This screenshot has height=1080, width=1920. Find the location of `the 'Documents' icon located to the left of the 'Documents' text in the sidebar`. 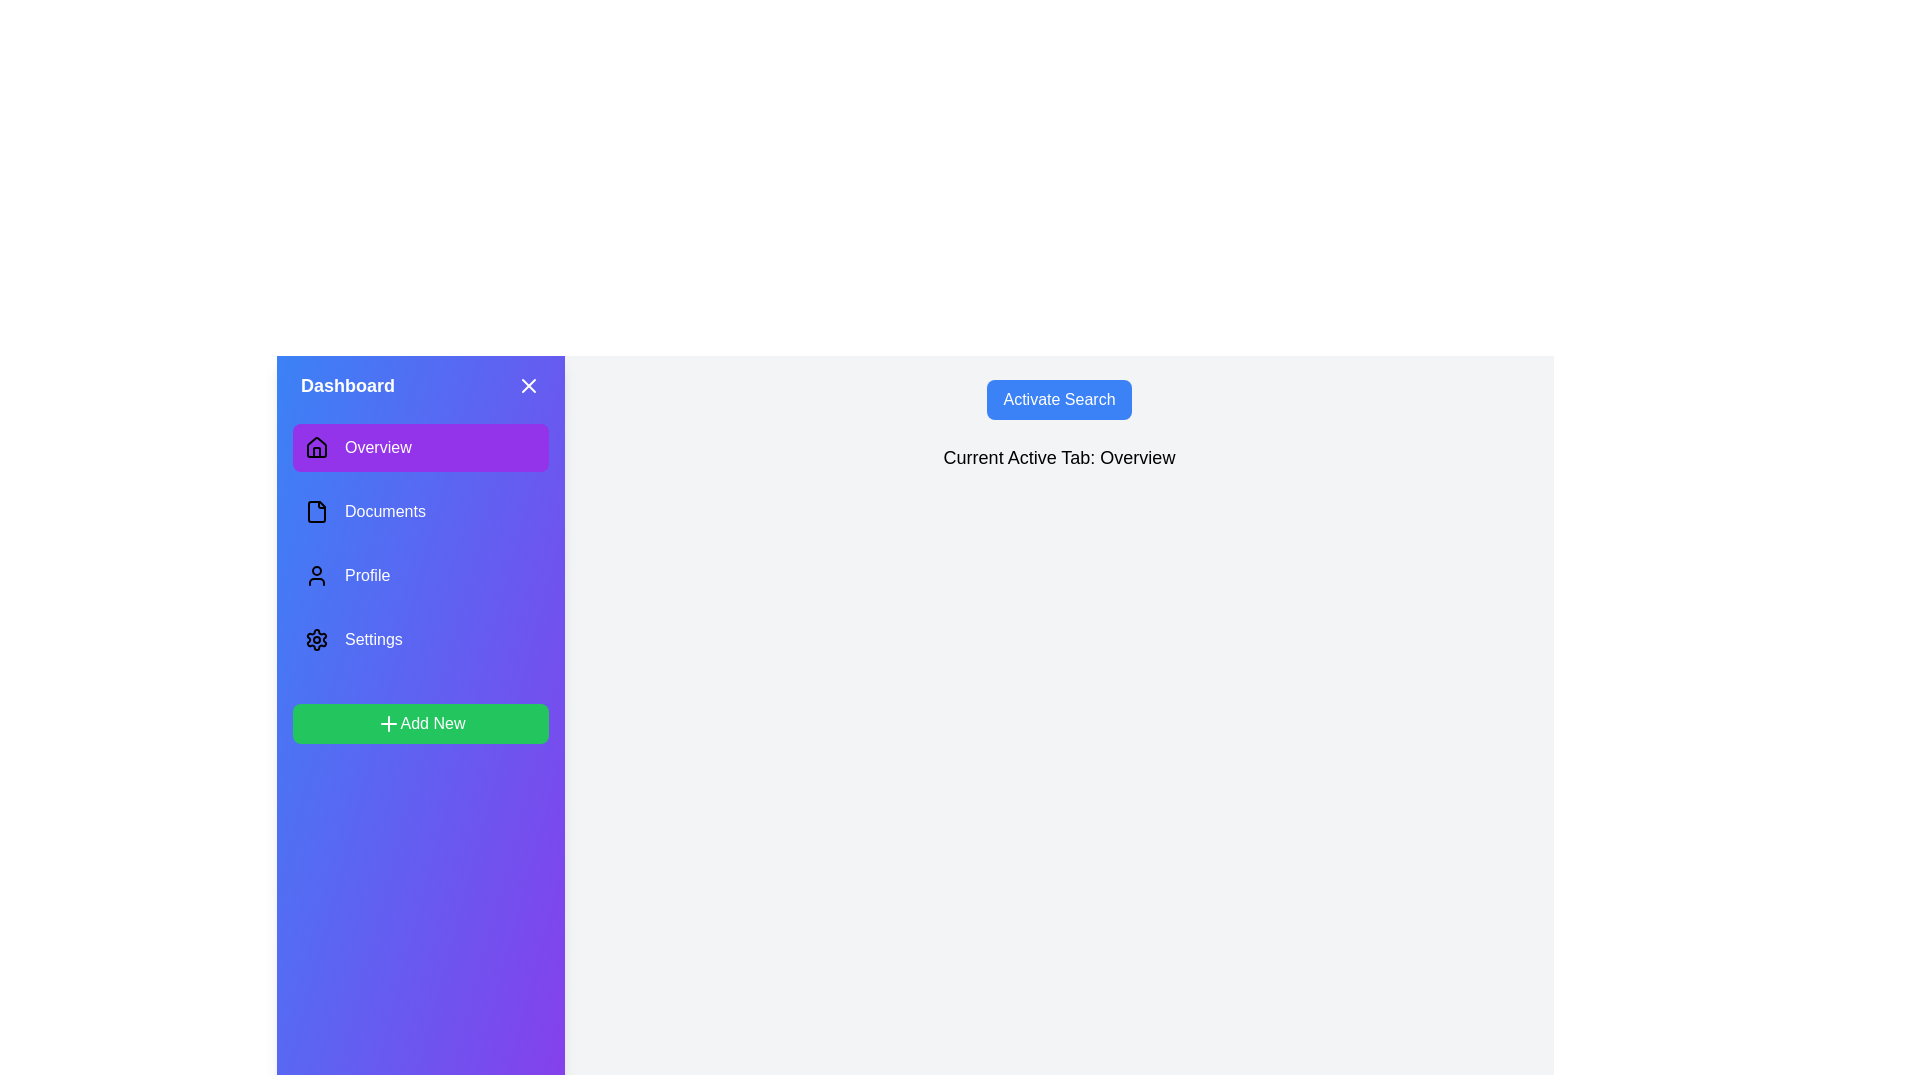

the 'Documents' icon located to the left of the 'Documents' text in the sidebar is located at coordinates (315, 511).